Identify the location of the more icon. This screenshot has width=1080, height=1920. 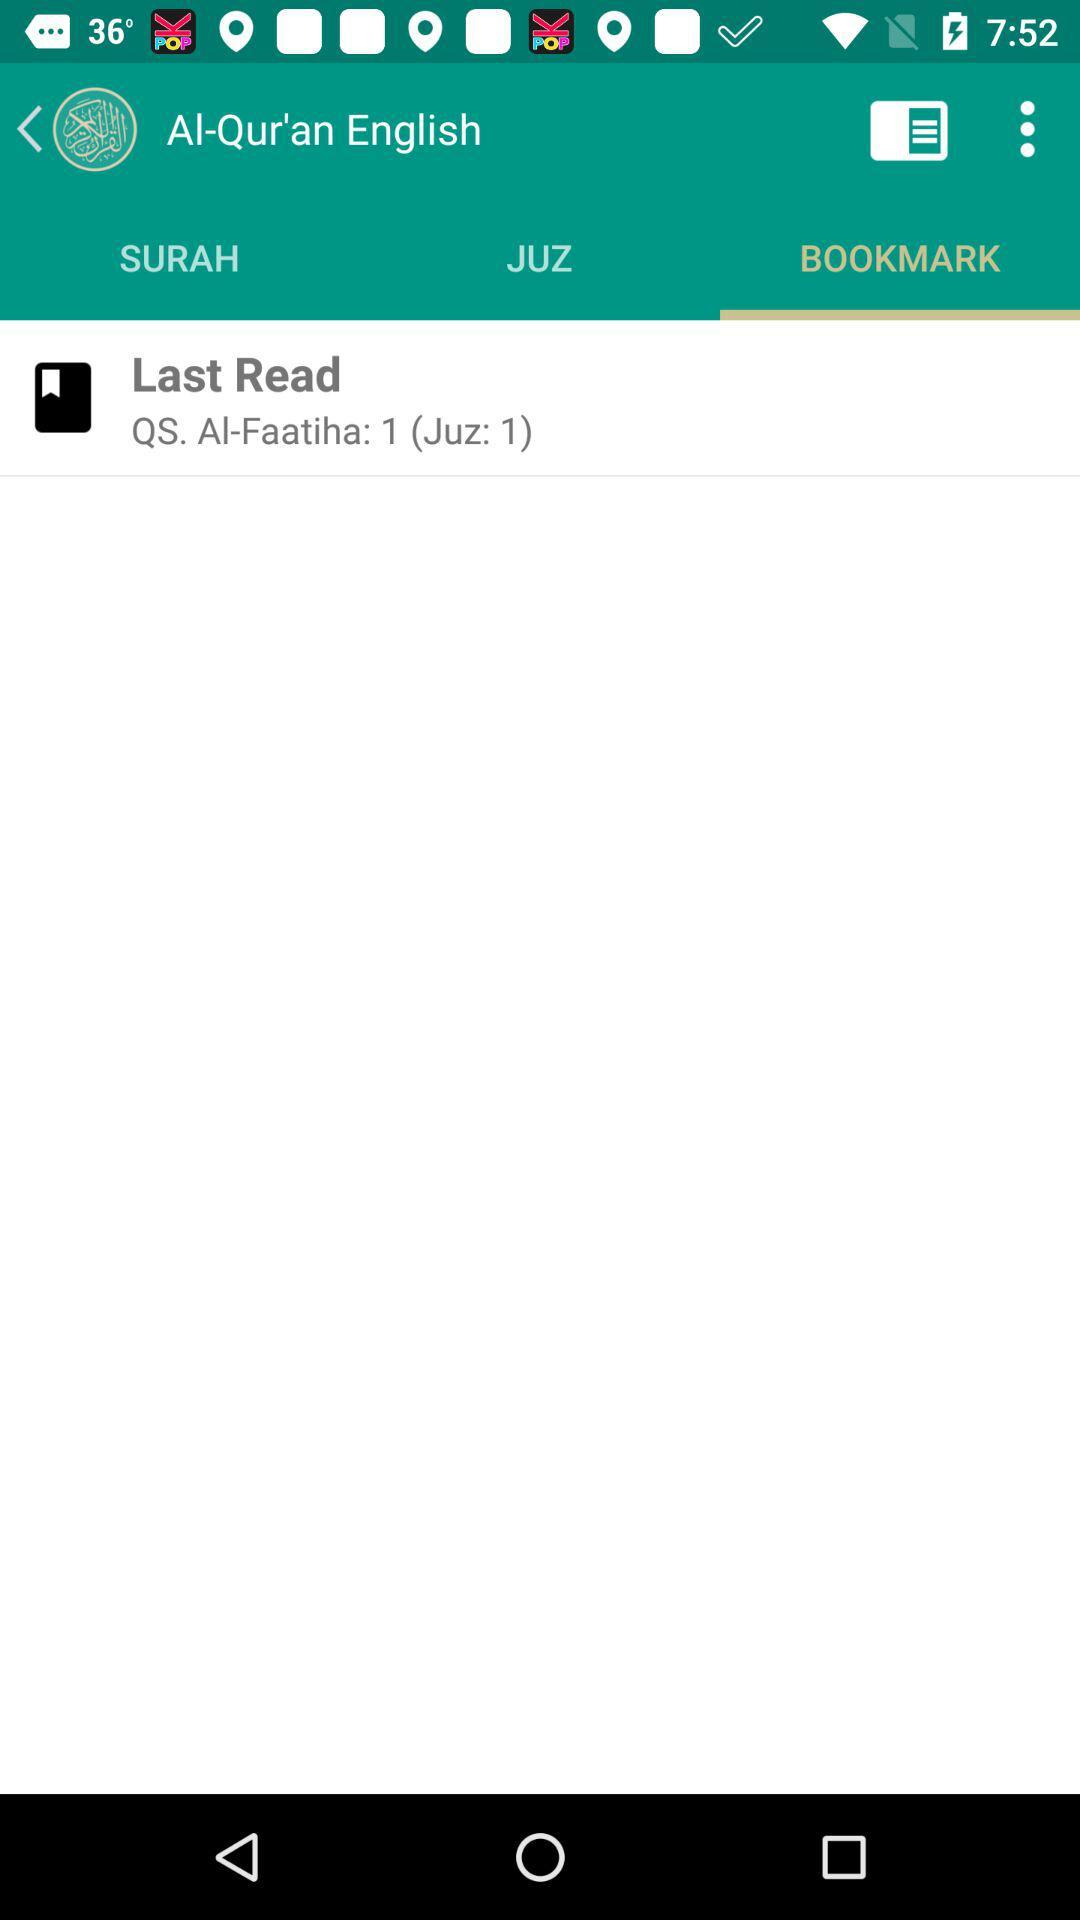
(1027, 127).